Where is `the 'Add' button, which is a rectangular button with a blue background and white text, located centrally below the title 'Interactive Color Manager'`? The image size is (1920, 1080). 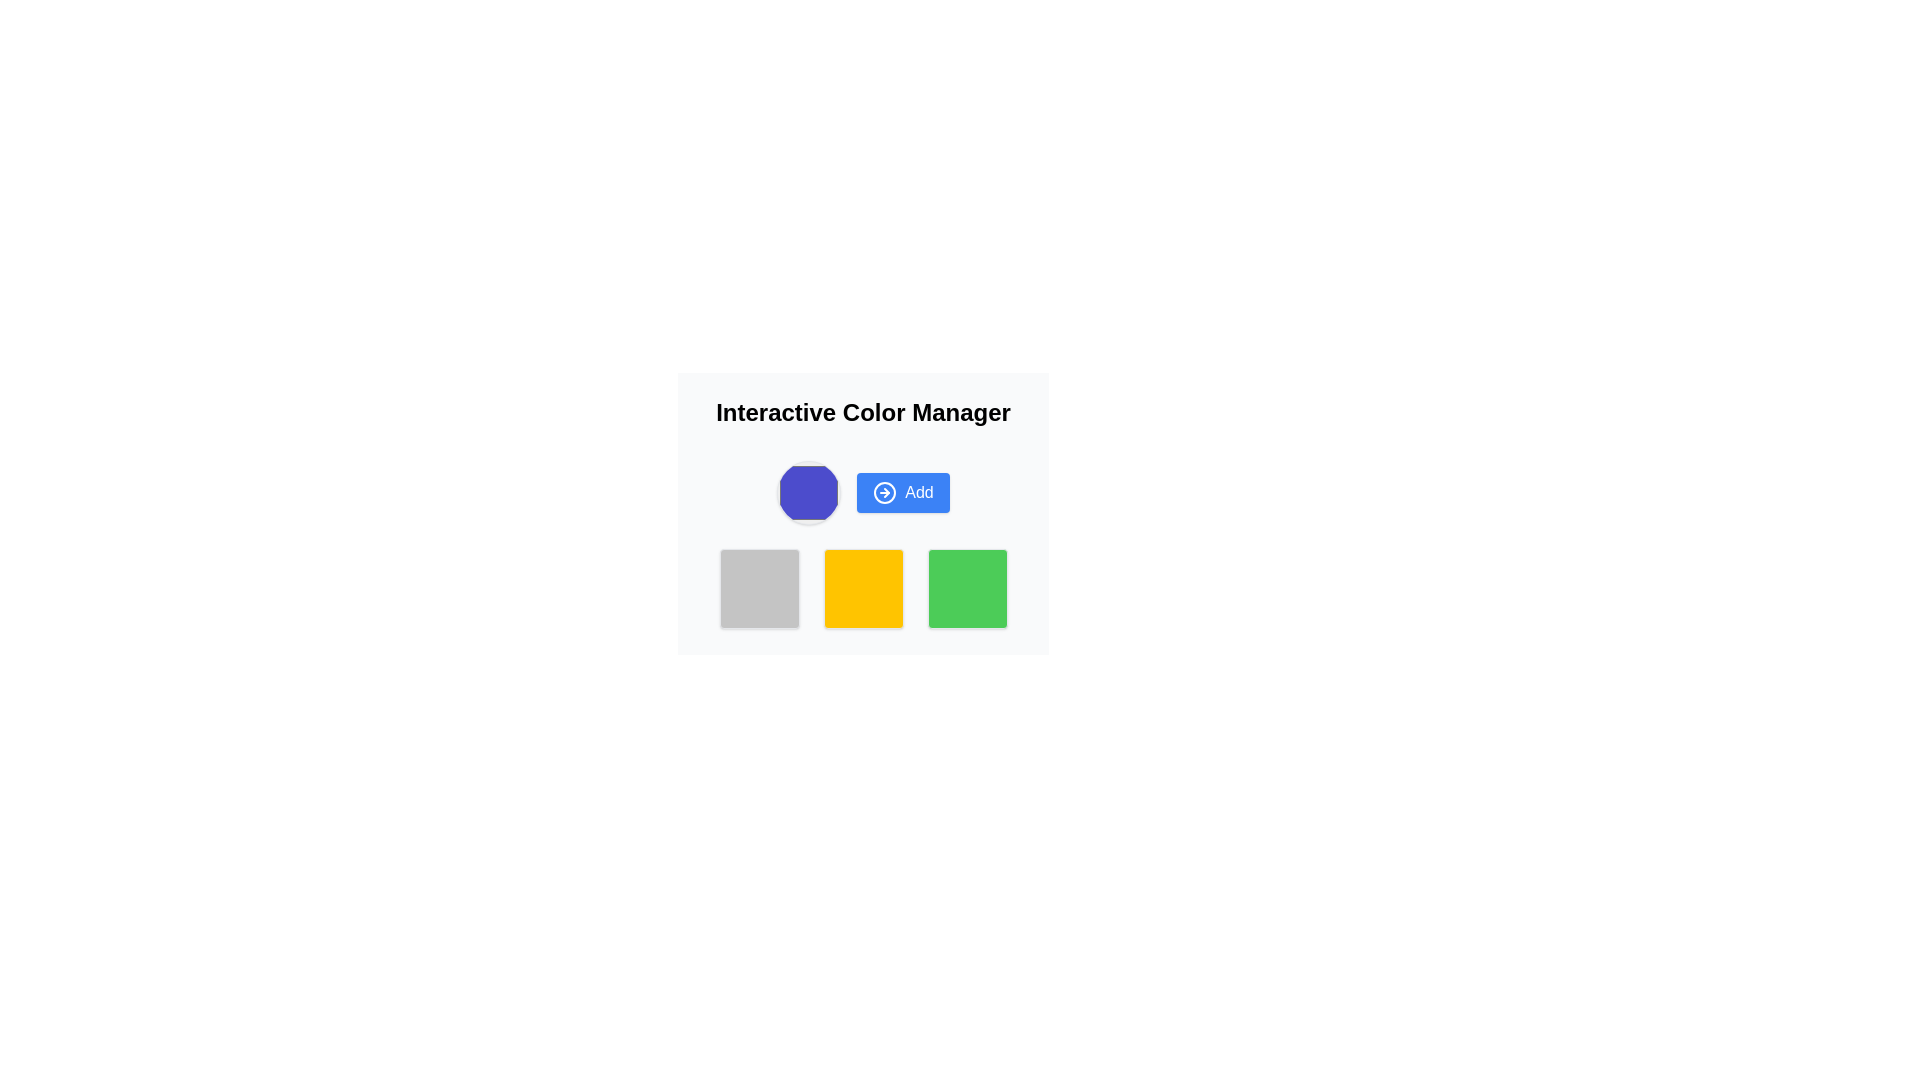
the 'Add' button, which is a rectangular button with a blue background and white text, located centrally below the title 'Interactive Color Manager' is located at coordinates (863, 500).